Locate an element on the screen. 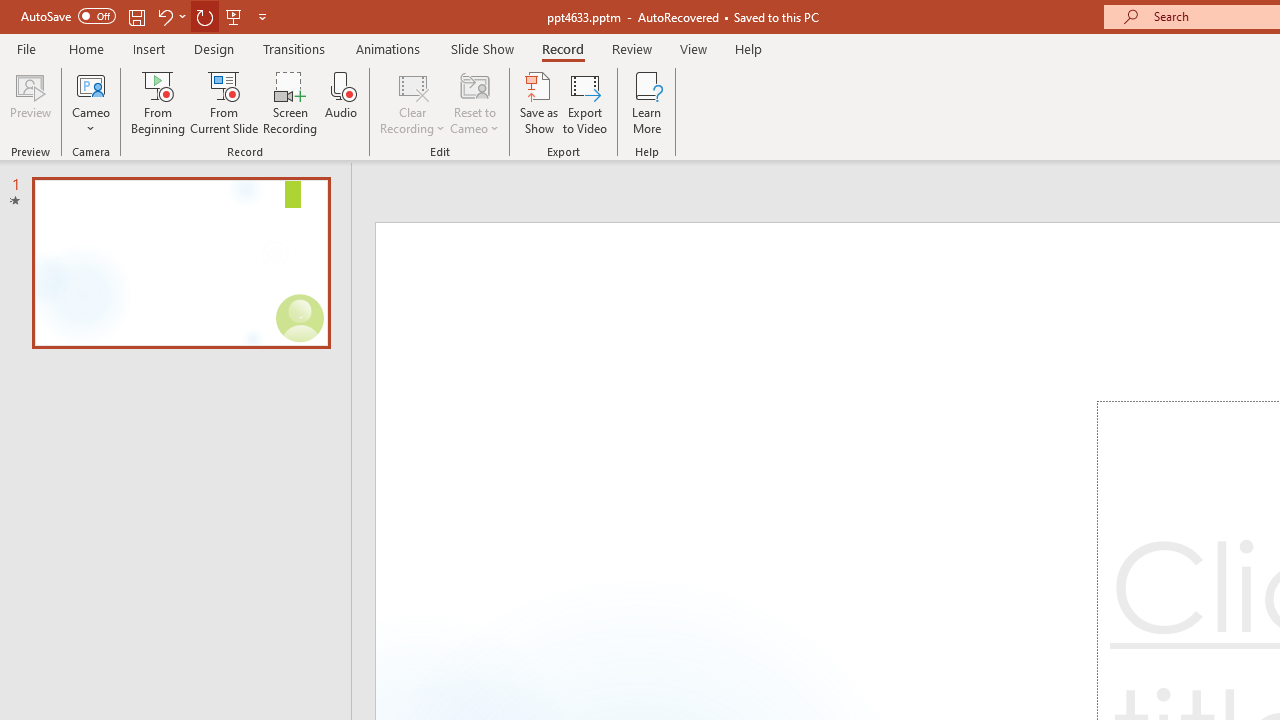  'Transitions' is located at coordinates (294, 48).